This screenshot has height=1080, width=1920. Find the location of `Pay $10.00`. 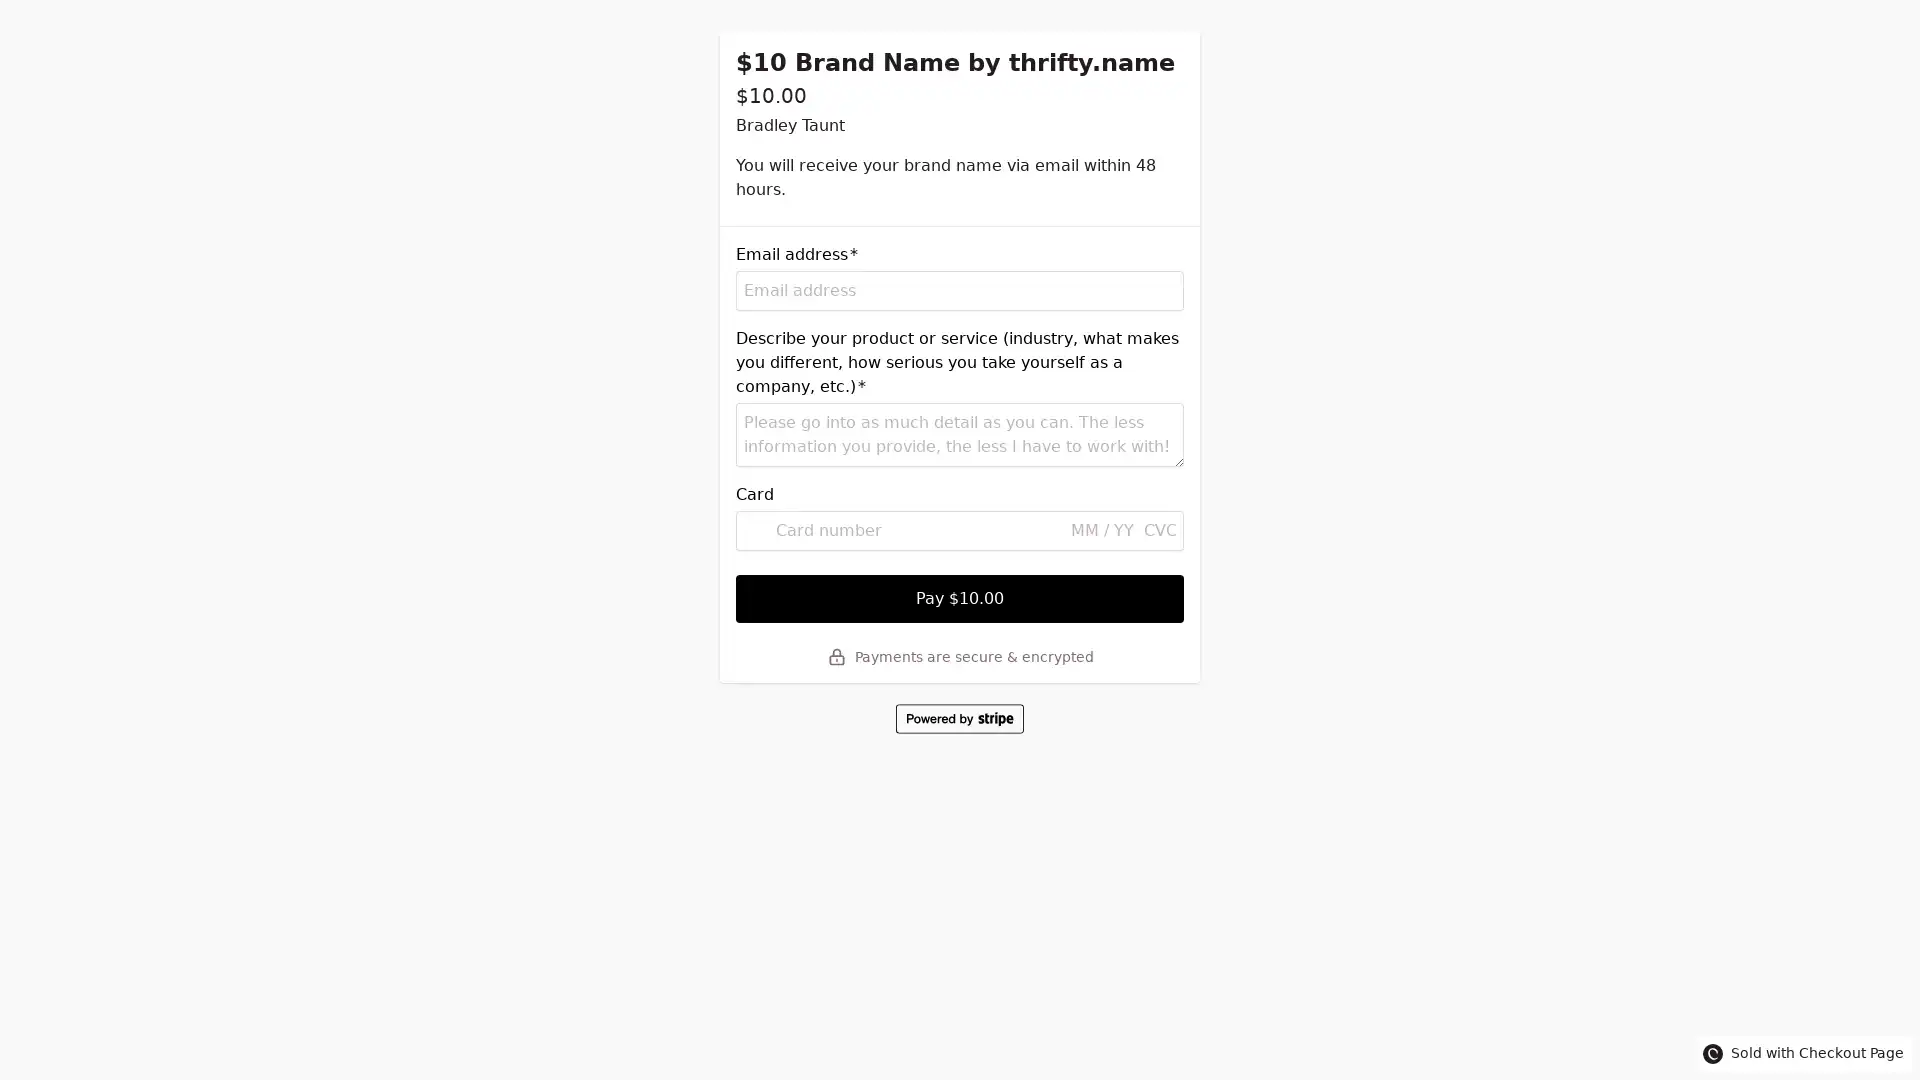

Pay $10.00 is located at coordinates (960, 597).